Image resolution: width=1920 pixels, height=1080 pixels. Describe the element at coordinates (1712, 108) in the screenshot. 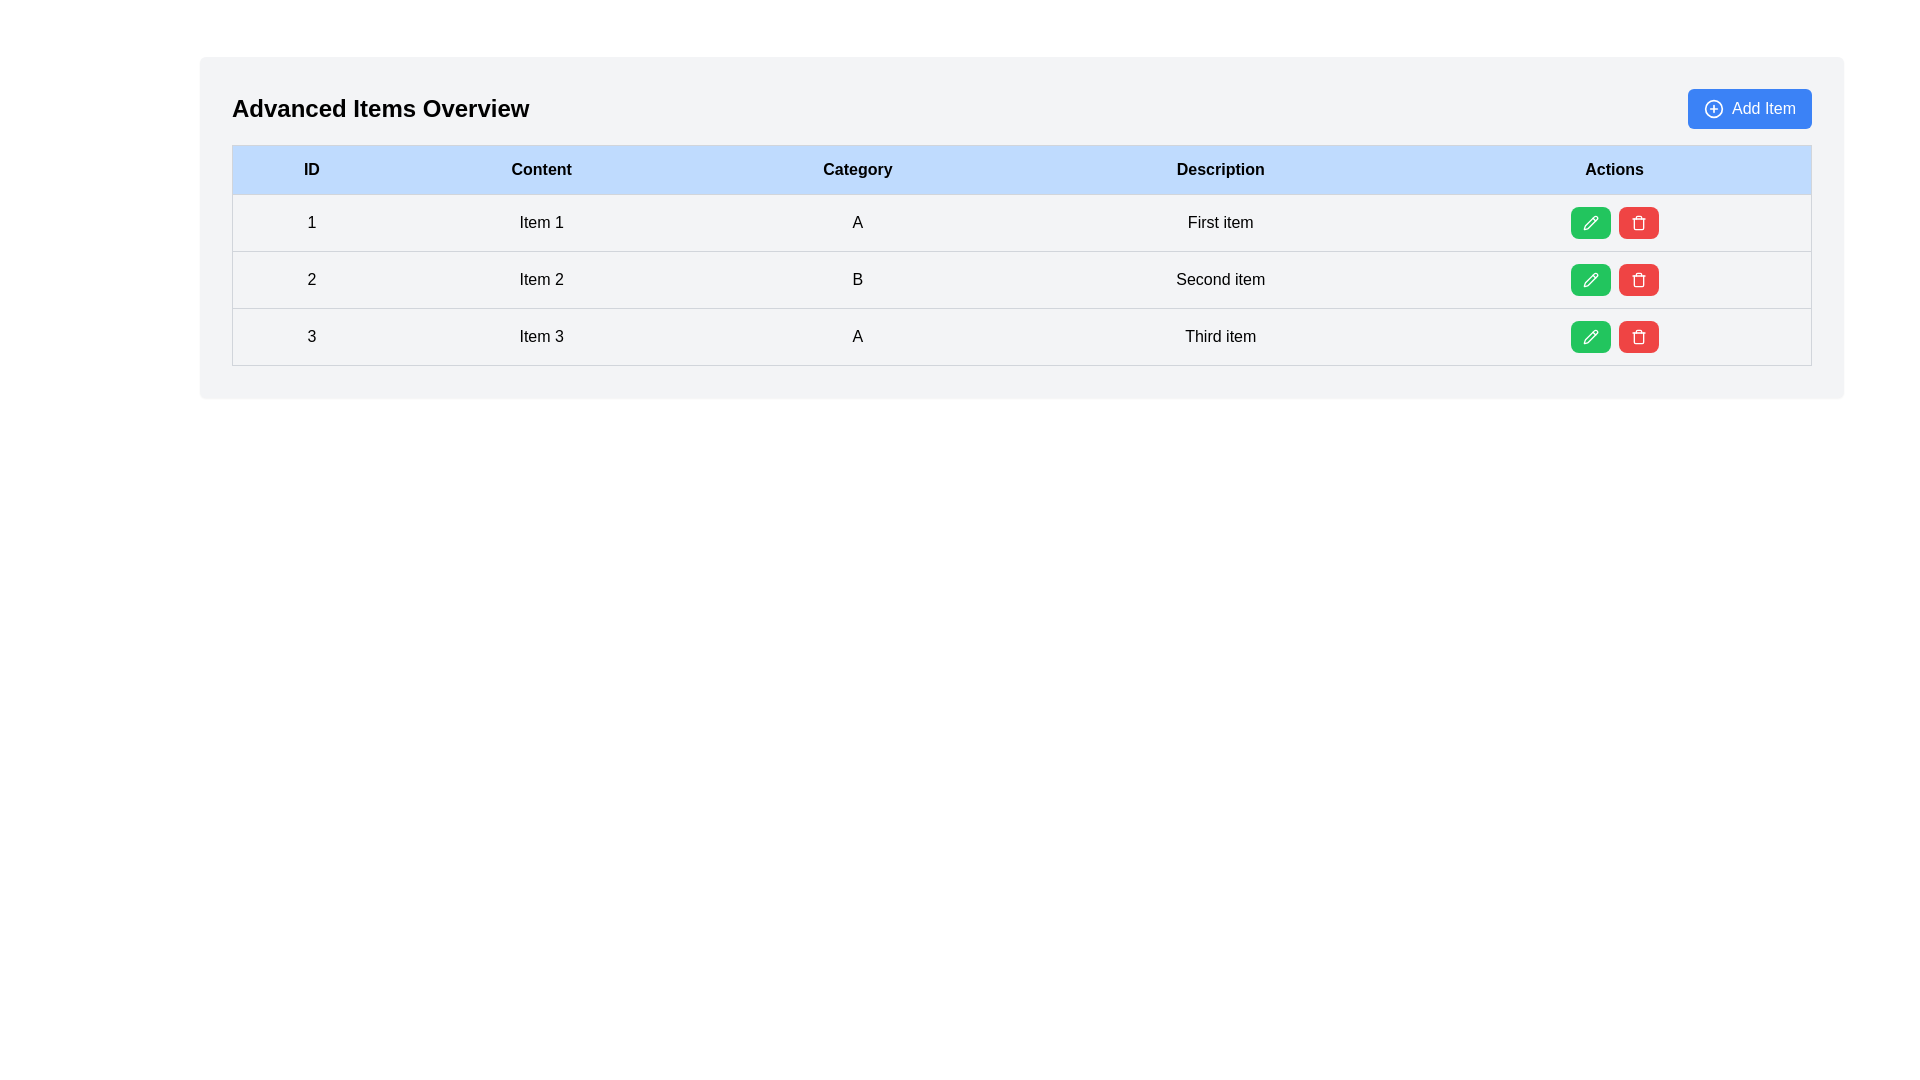

I see `the circular decorative outline of the 'Add Item' button located in the top-right corner of the interface` at that location.